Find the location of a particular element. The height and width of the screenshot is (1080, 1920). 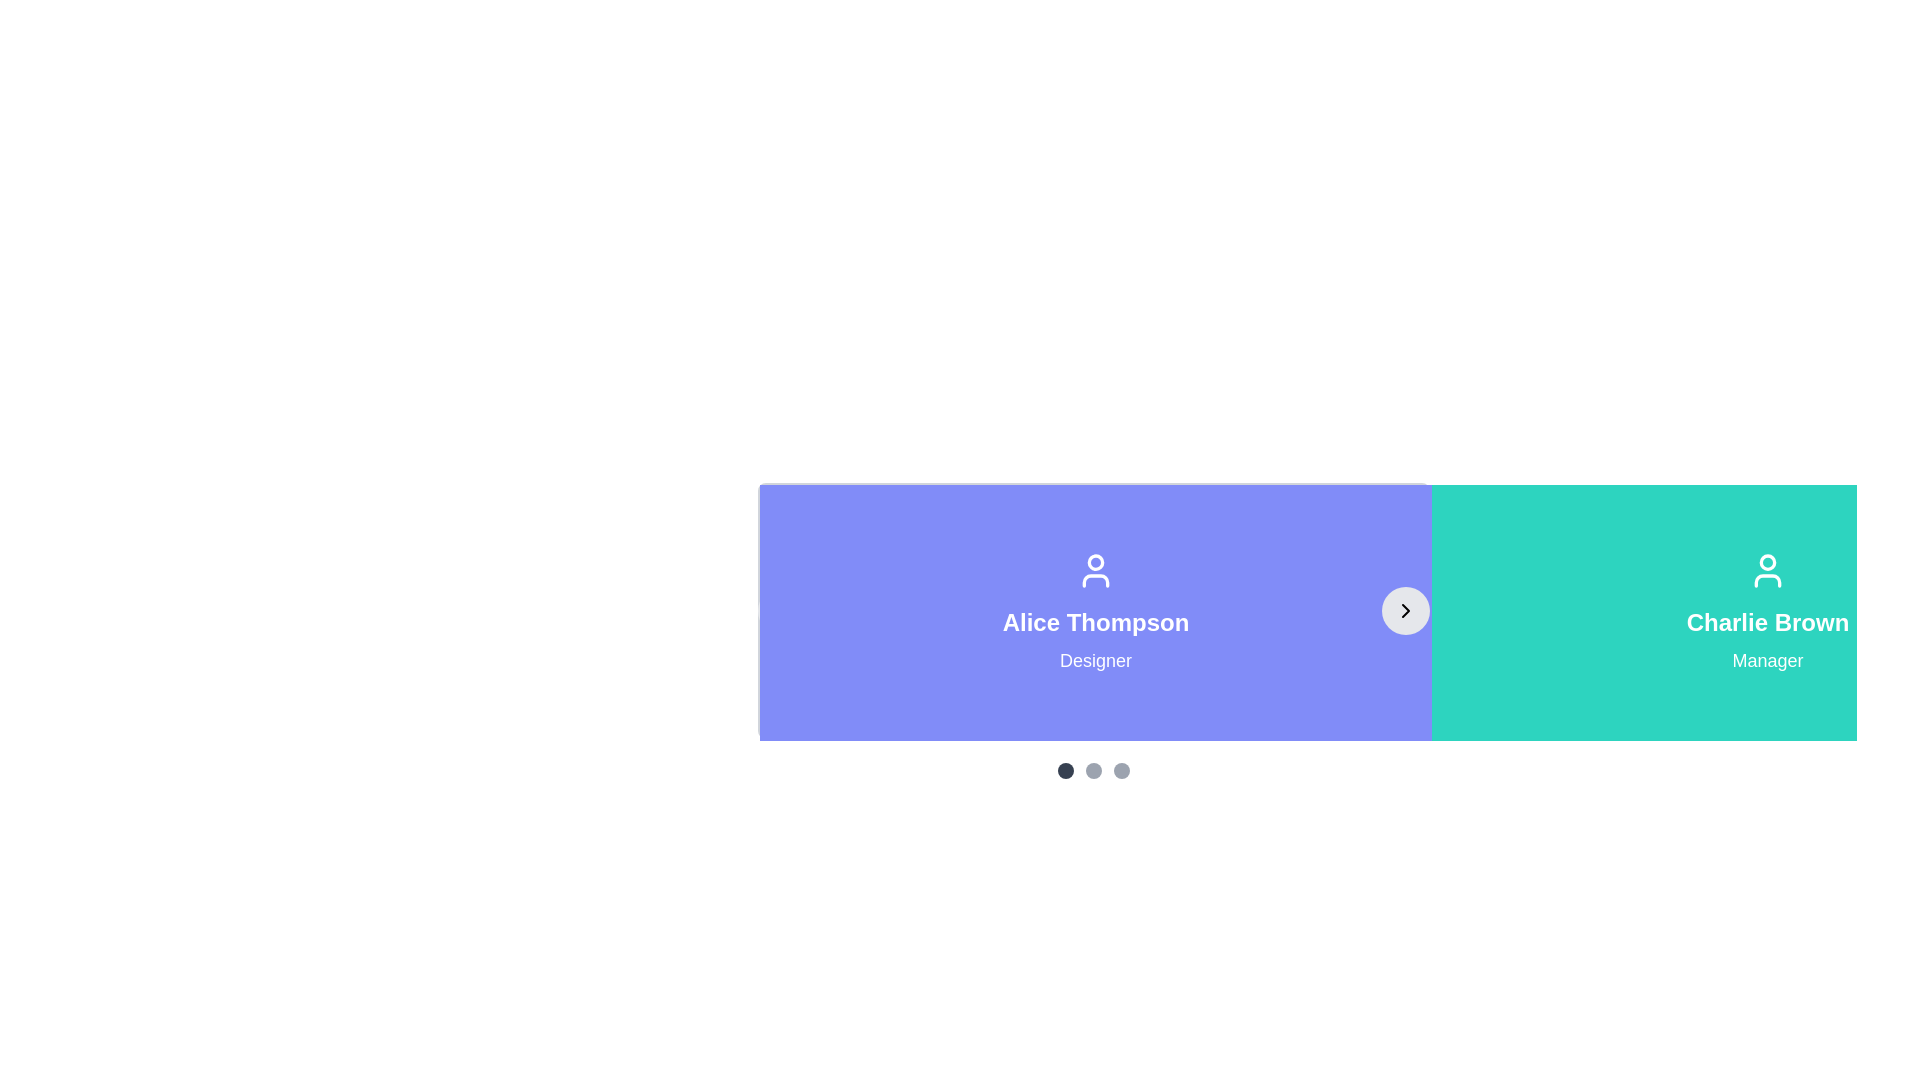

the circular component within the user icon design located above the name 'Alice Thompson' in the left blue card of the interface is located at coordinates (1094, 562).